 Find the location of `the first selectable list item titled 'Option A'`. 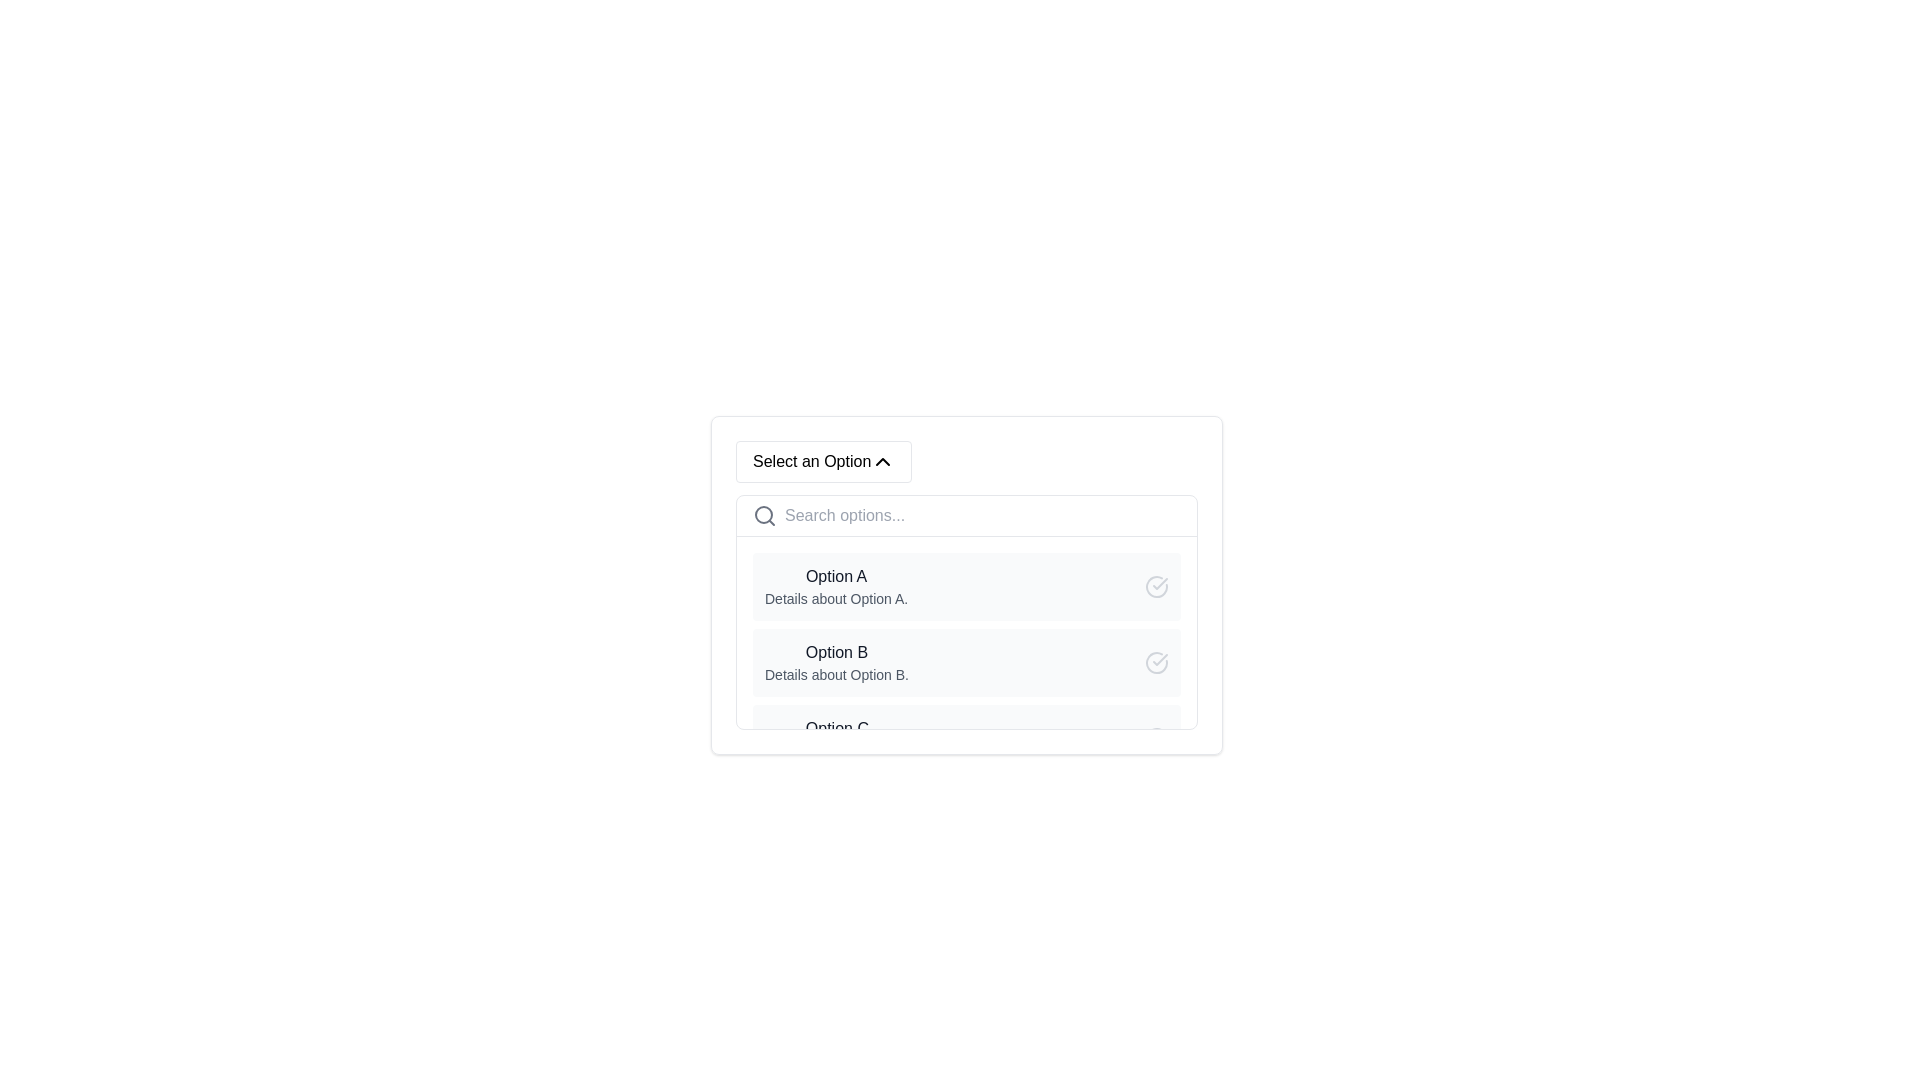

the first selectable list item titled 'Option A' is located at coordinates (836, 585).